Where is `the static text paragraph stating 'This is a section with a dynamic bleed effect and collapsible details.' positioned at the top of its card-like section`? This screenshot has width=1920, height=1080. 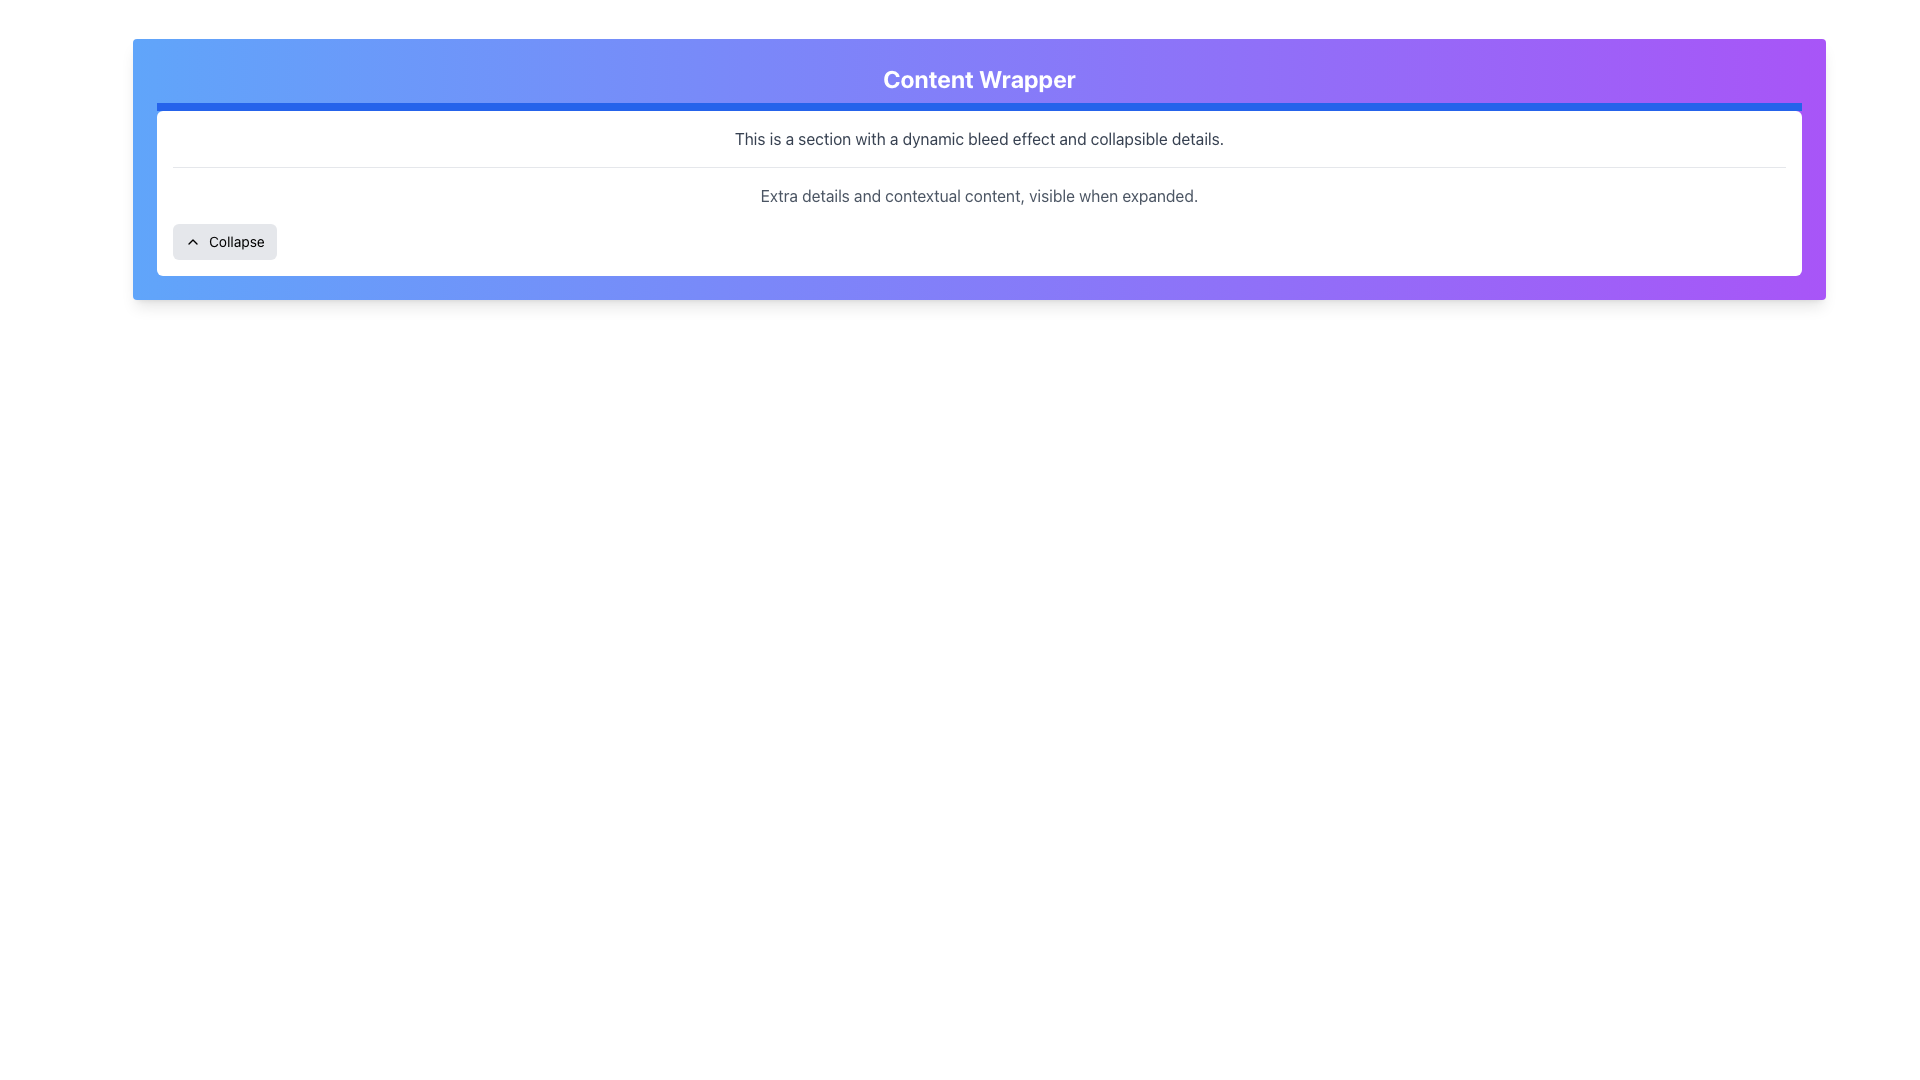 the static text paragraph stating 'This is a section with a dynamic bleed effect and collapsible details.' positioned at the top of its card-like section is located at coordinates (979, 137).